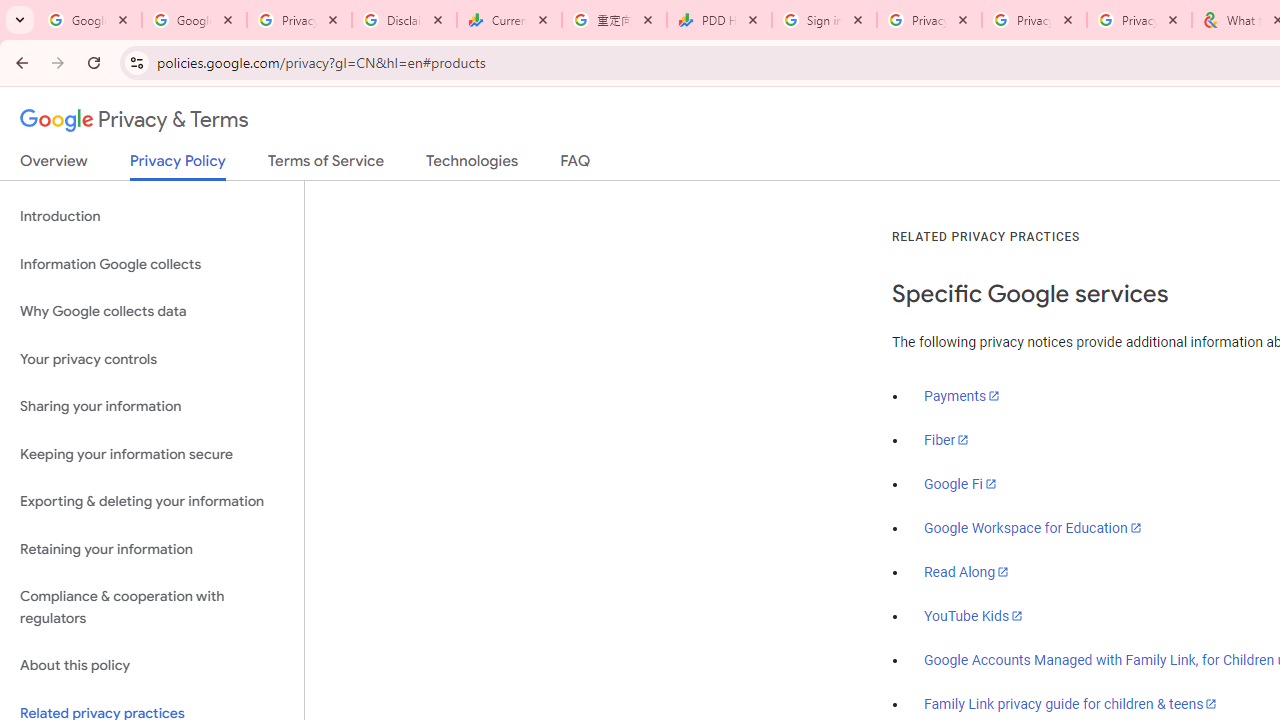  Describe the element at coordinates (1070, 702) in the screenshot. I see `'Family Link privacy guide for children & teens'` at that location.